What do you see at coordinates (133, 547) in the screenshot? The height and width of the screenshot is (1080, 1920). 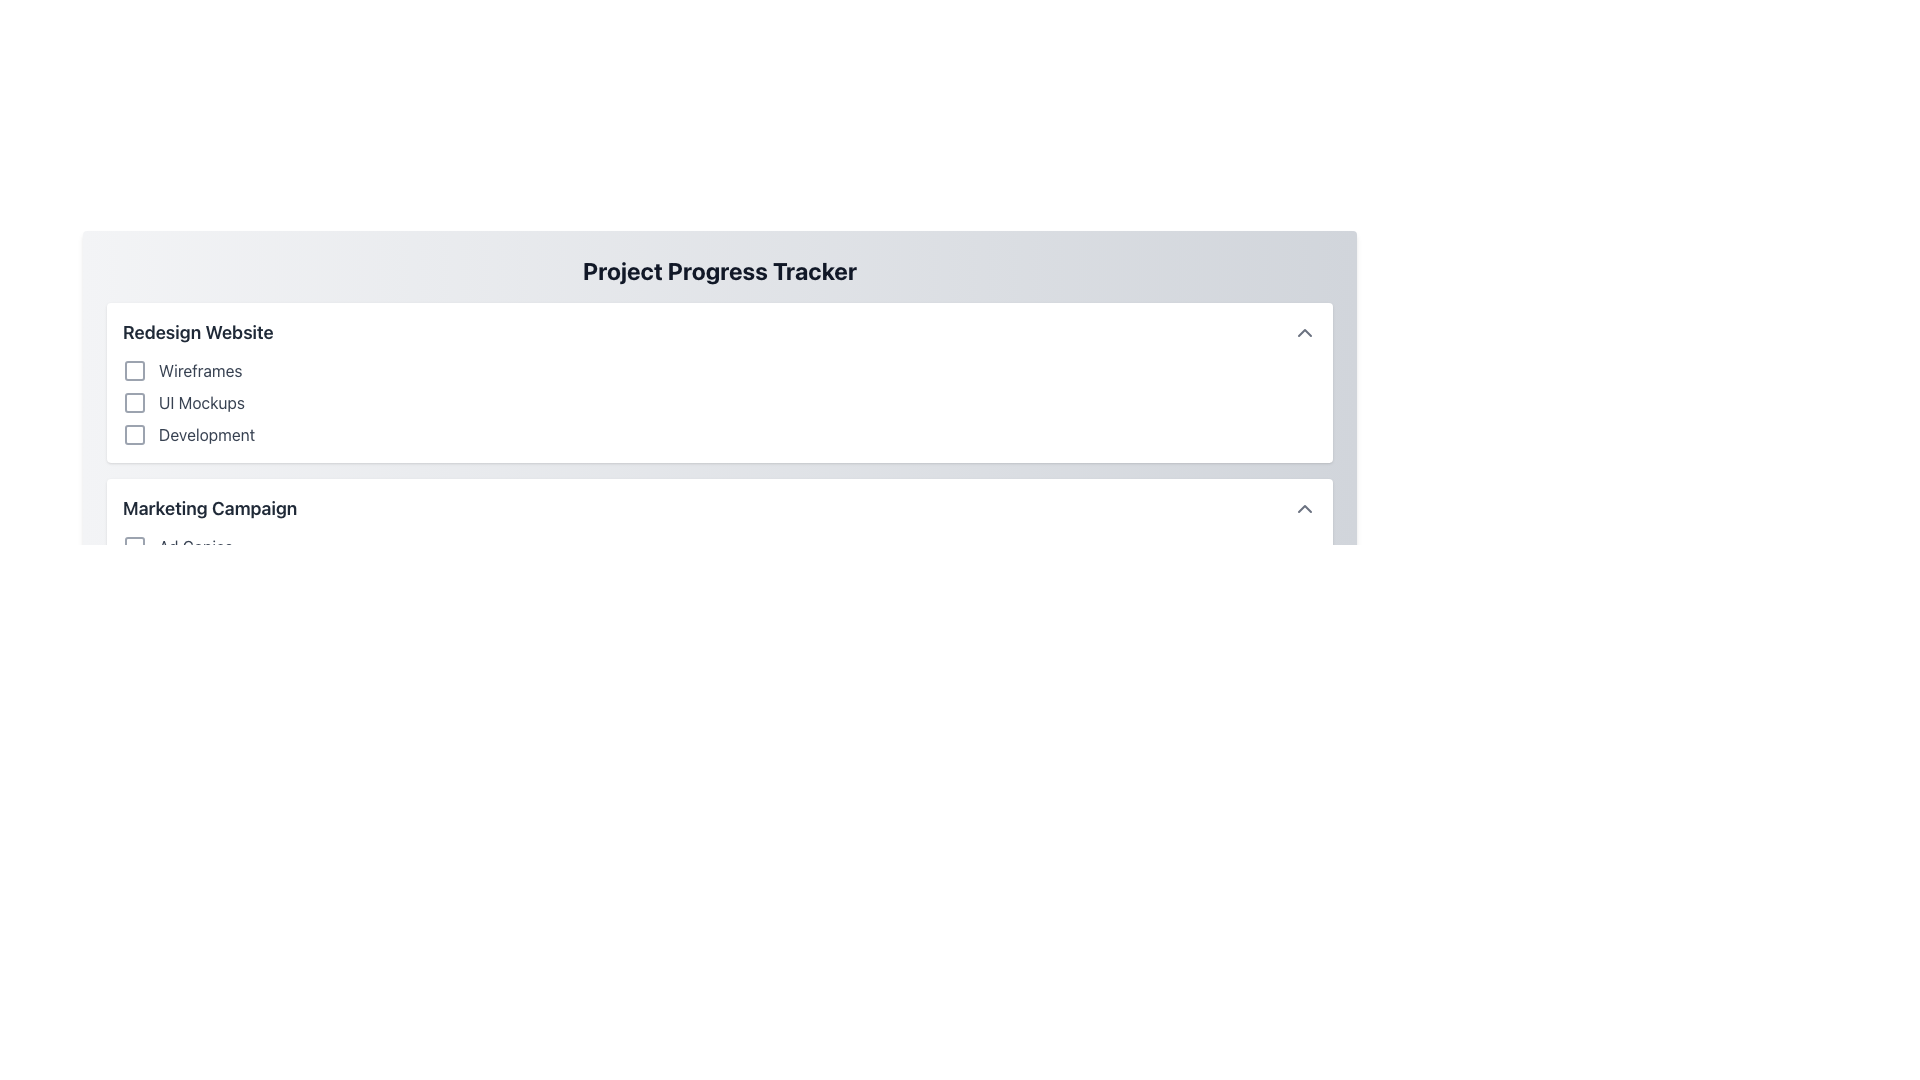 I see `the checkbox located within the 'Marketing Campaign' section, adjacent to the 'Ad Series' option` at bounding box center [133, 547].